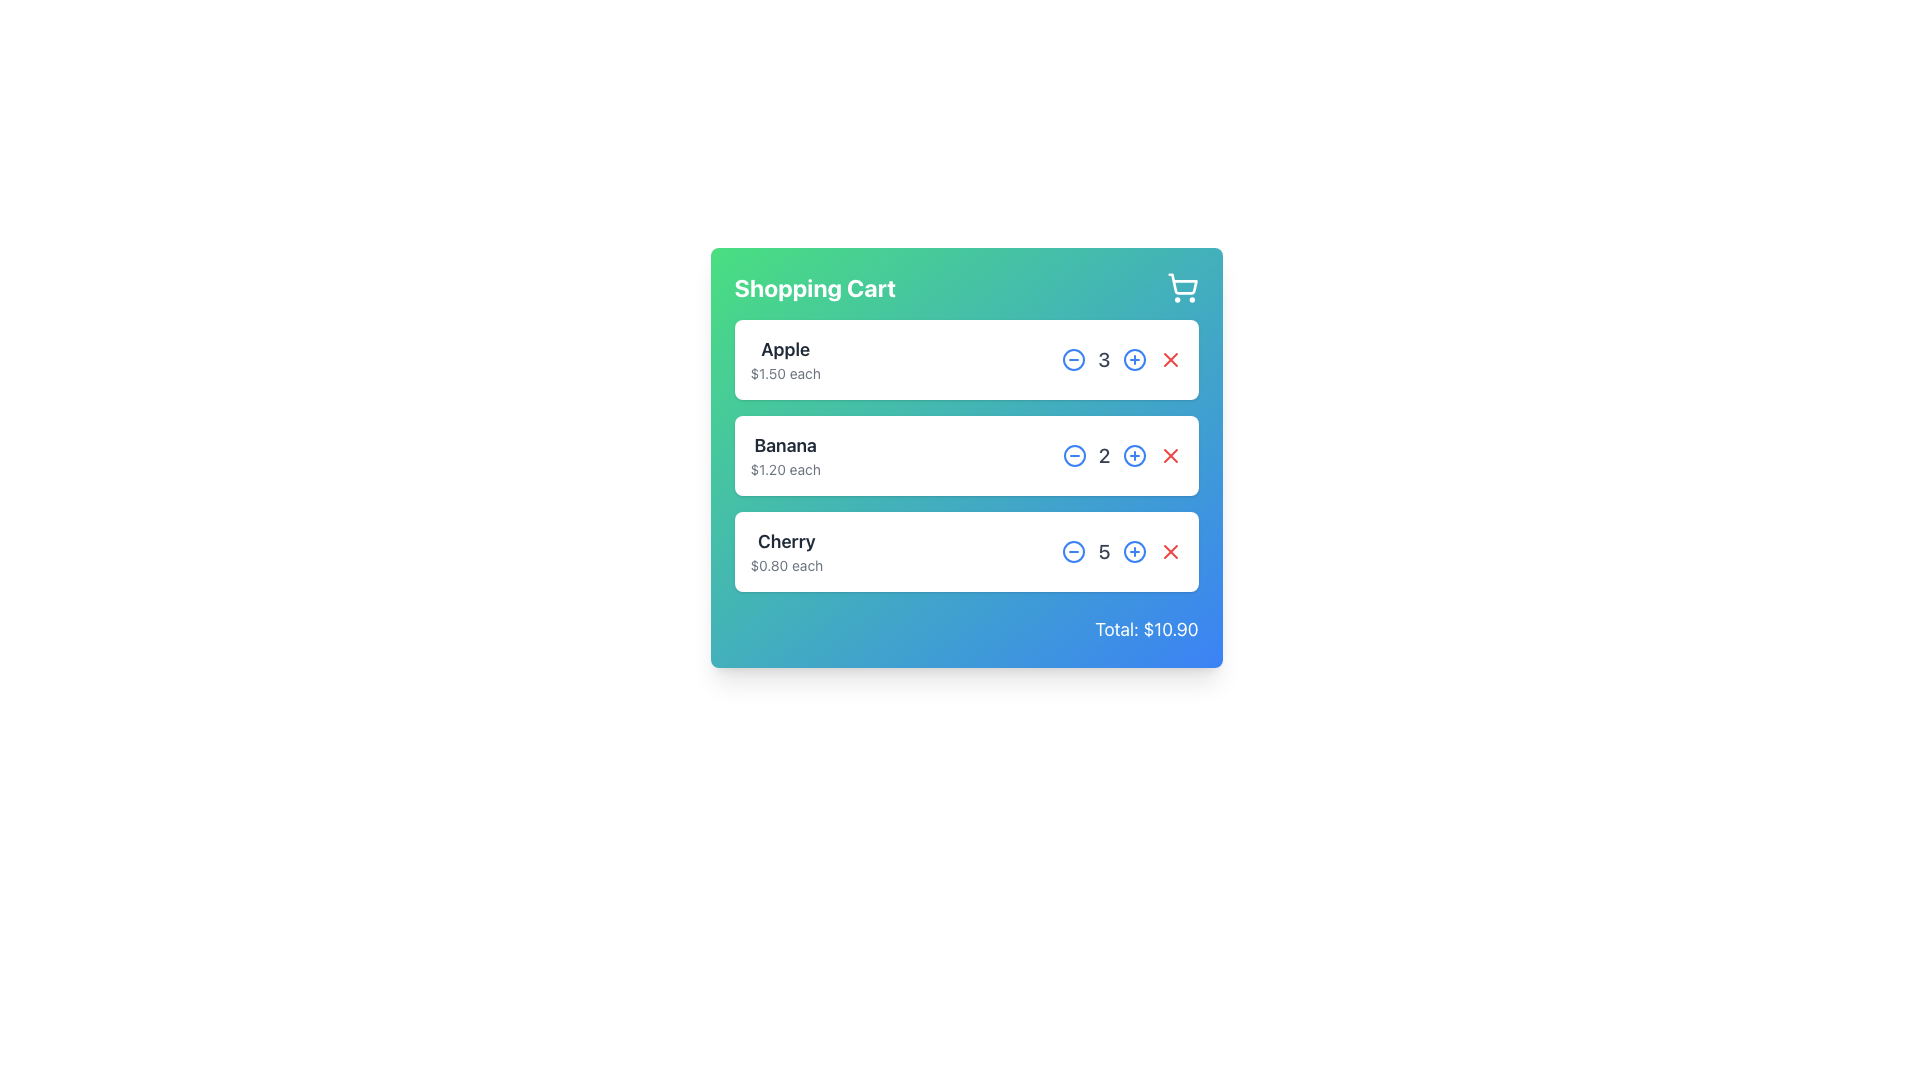 This screenshot has width=1920, height=1080. I want to click on the remove button located at the far right of the shopping cart interface, so click(1170, 358).